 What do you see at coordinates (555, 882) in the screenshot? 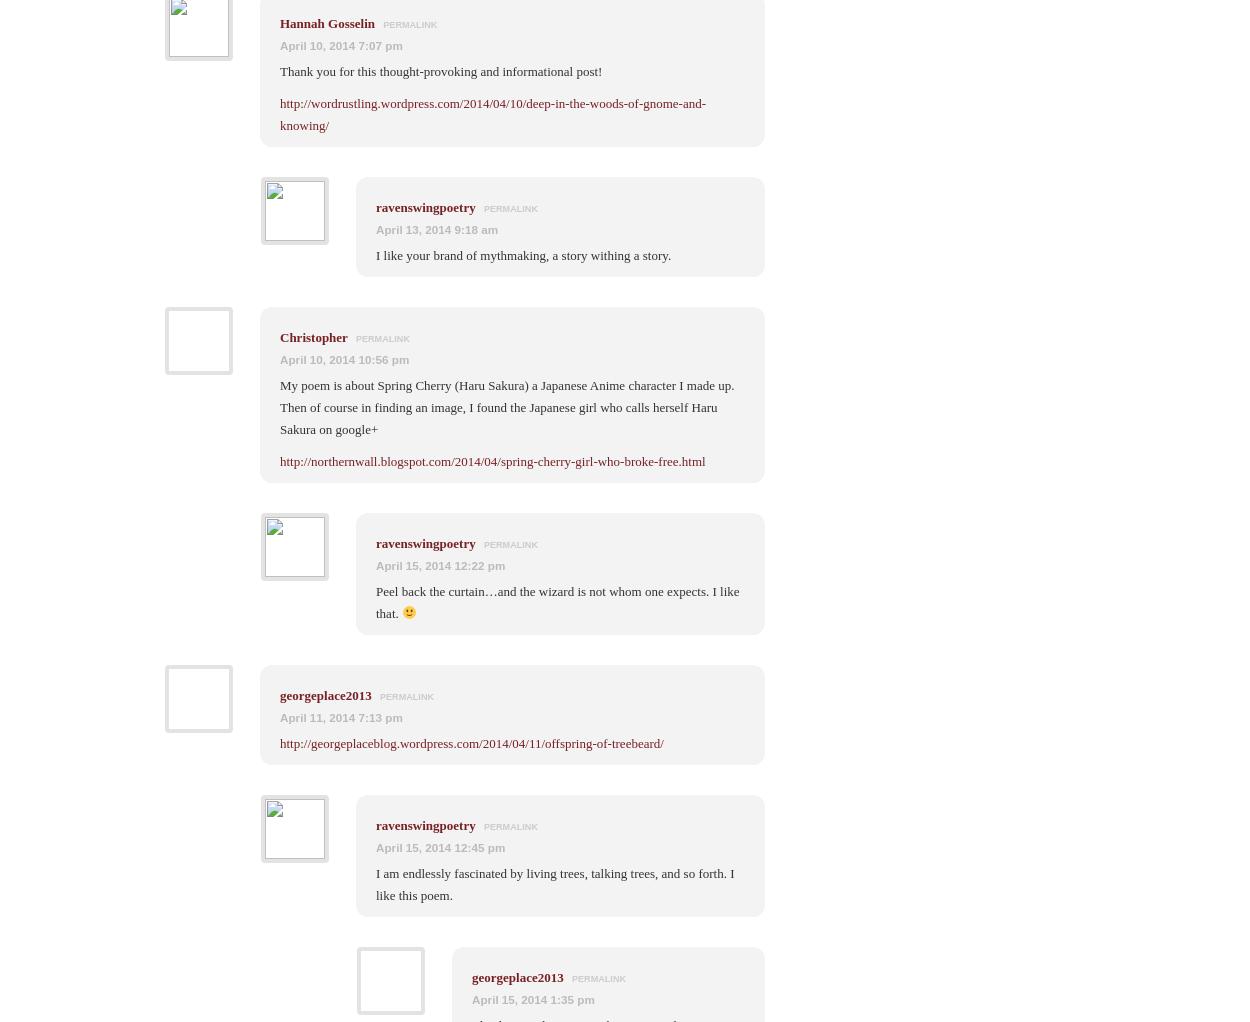
I see `'I am endlessly fascinated by living trees, talking trees, and so forth. I like this poem.'` at bounding box center [555, 882].